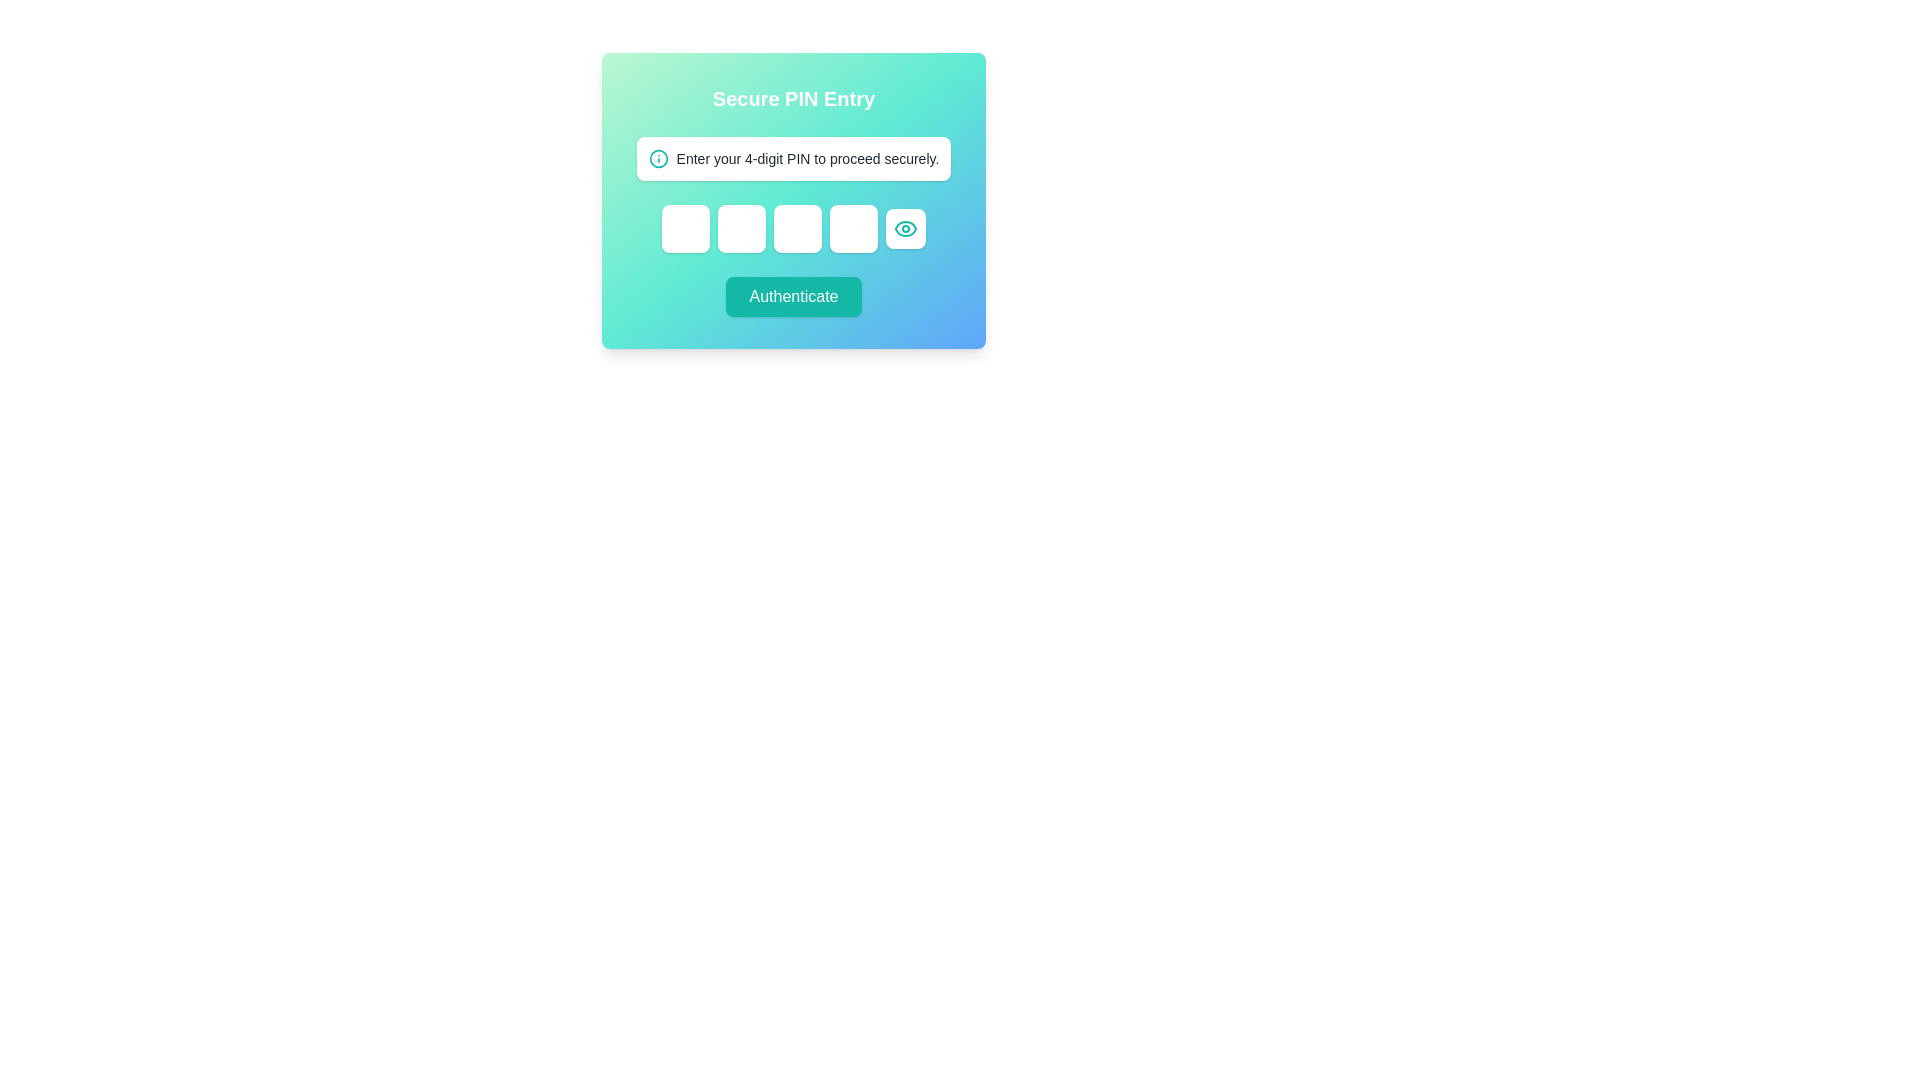  Describe the element at coordinates (658, 157) in the screenshot. I see `the informational icon located to the immediate left of the text 'Enter your 4-digit PIN to proceed securely.' within the notification box` at that location.